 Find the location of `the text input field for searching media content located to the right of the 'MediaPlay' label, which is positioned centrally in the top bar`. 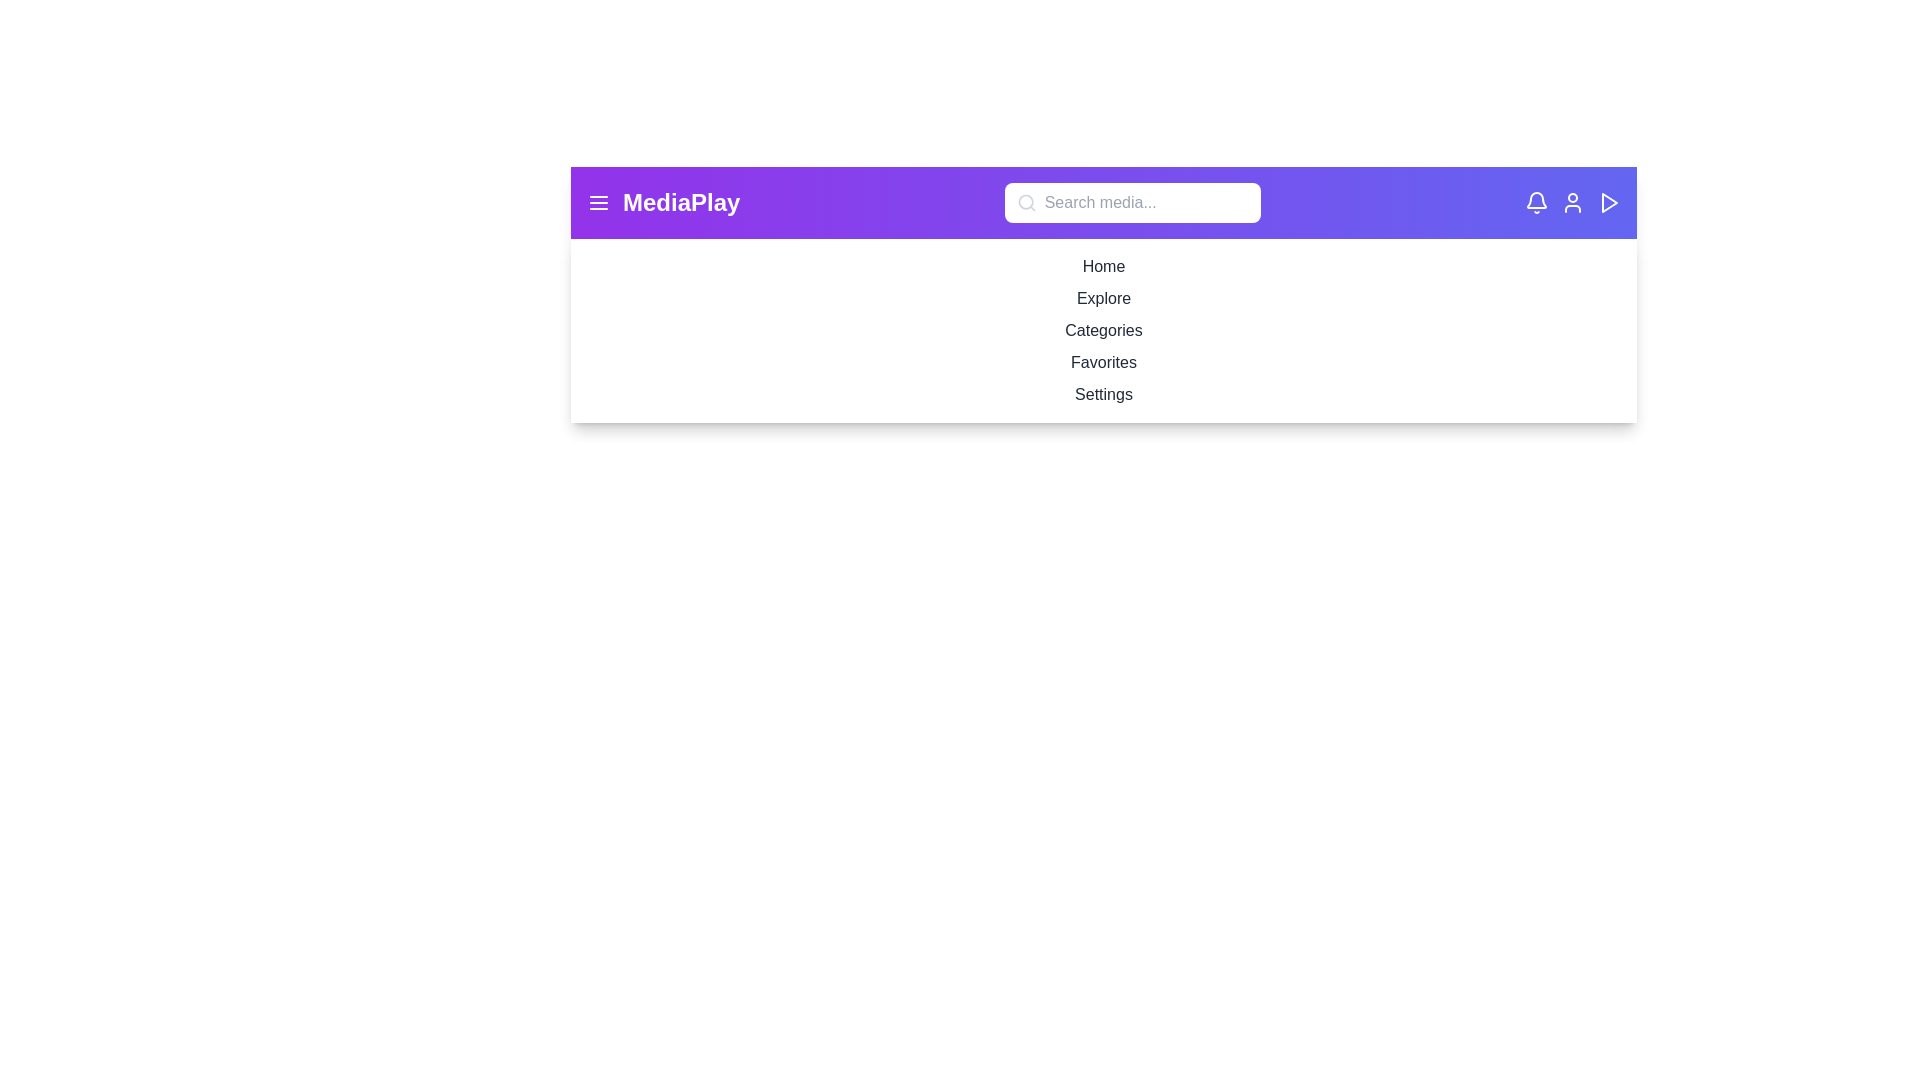

the text input field for searching media content located to the right of the 'MediaPlay' label, which is positioned centrally in the top bar is located at coordinates (1132, 203).